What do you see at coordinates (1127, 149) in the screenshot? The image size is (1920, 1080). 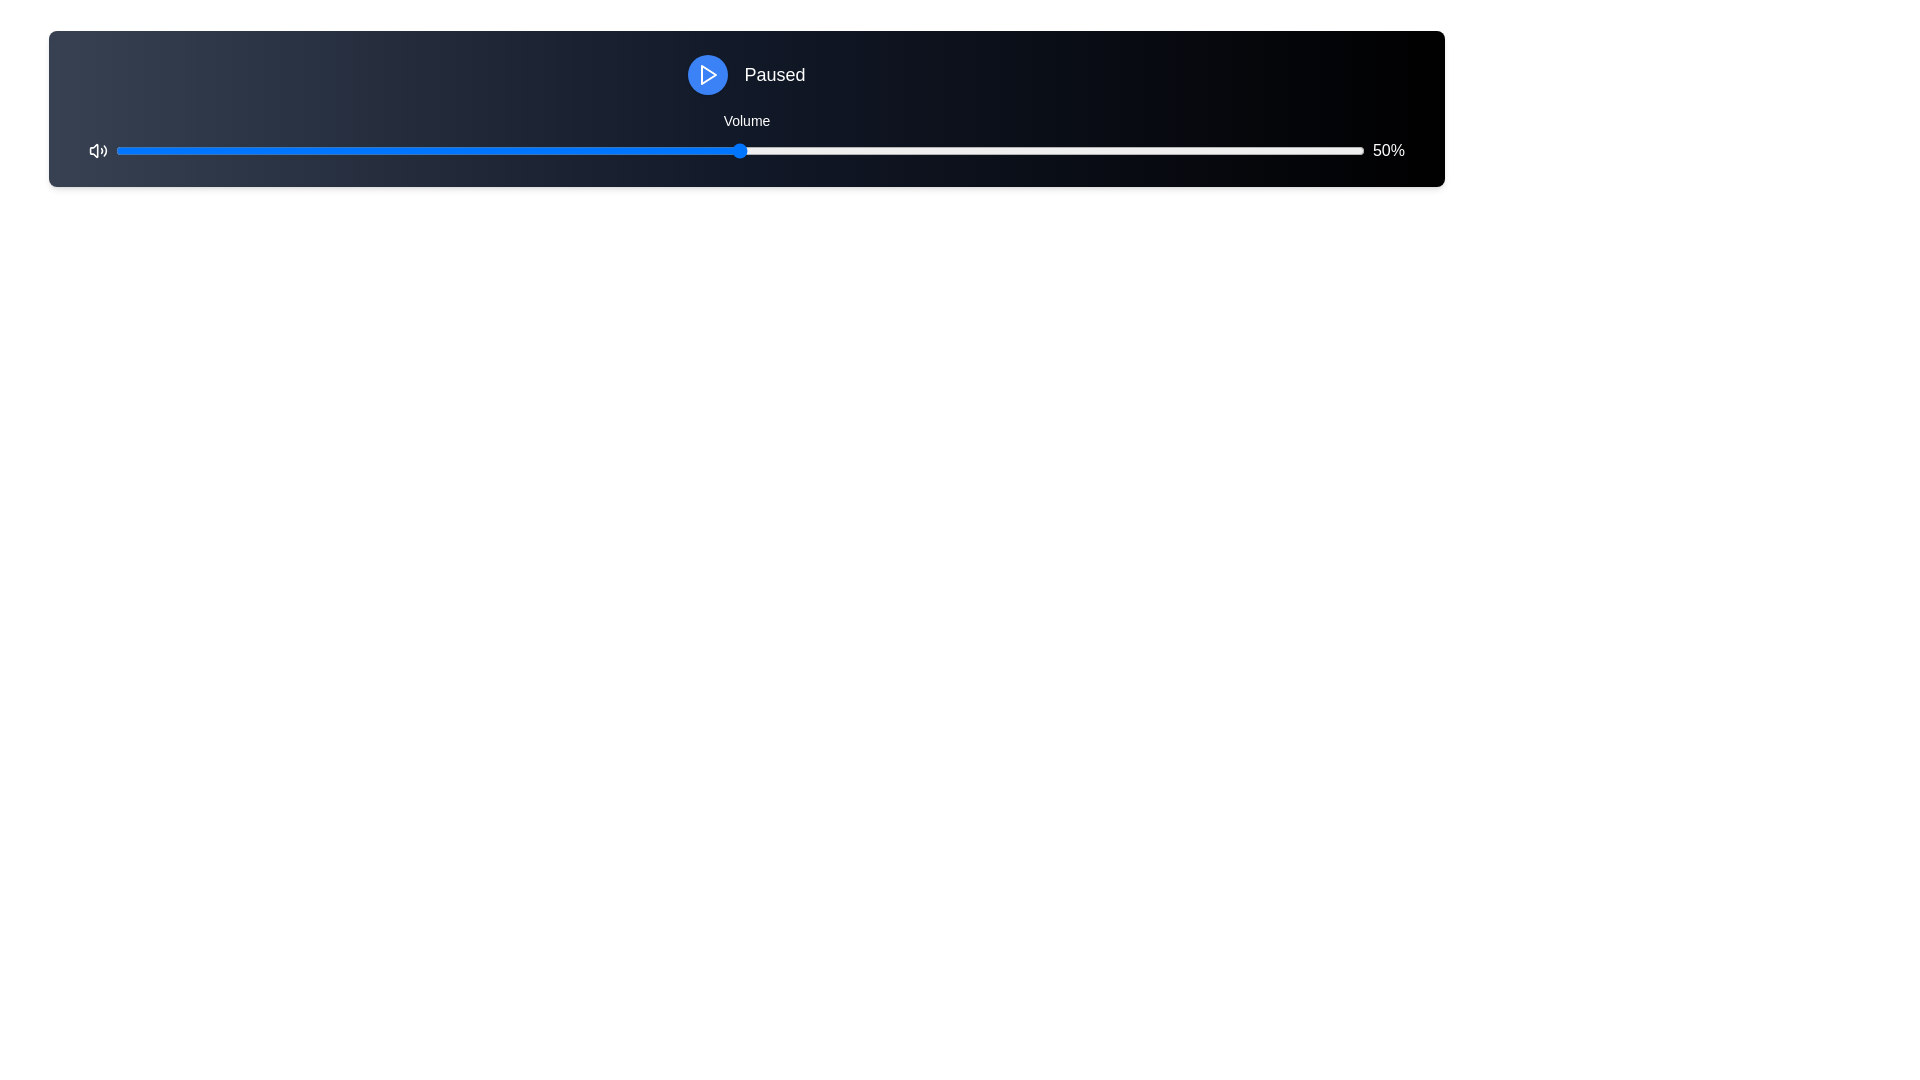 I see `the volume level` at bounding box center [1127, 149].